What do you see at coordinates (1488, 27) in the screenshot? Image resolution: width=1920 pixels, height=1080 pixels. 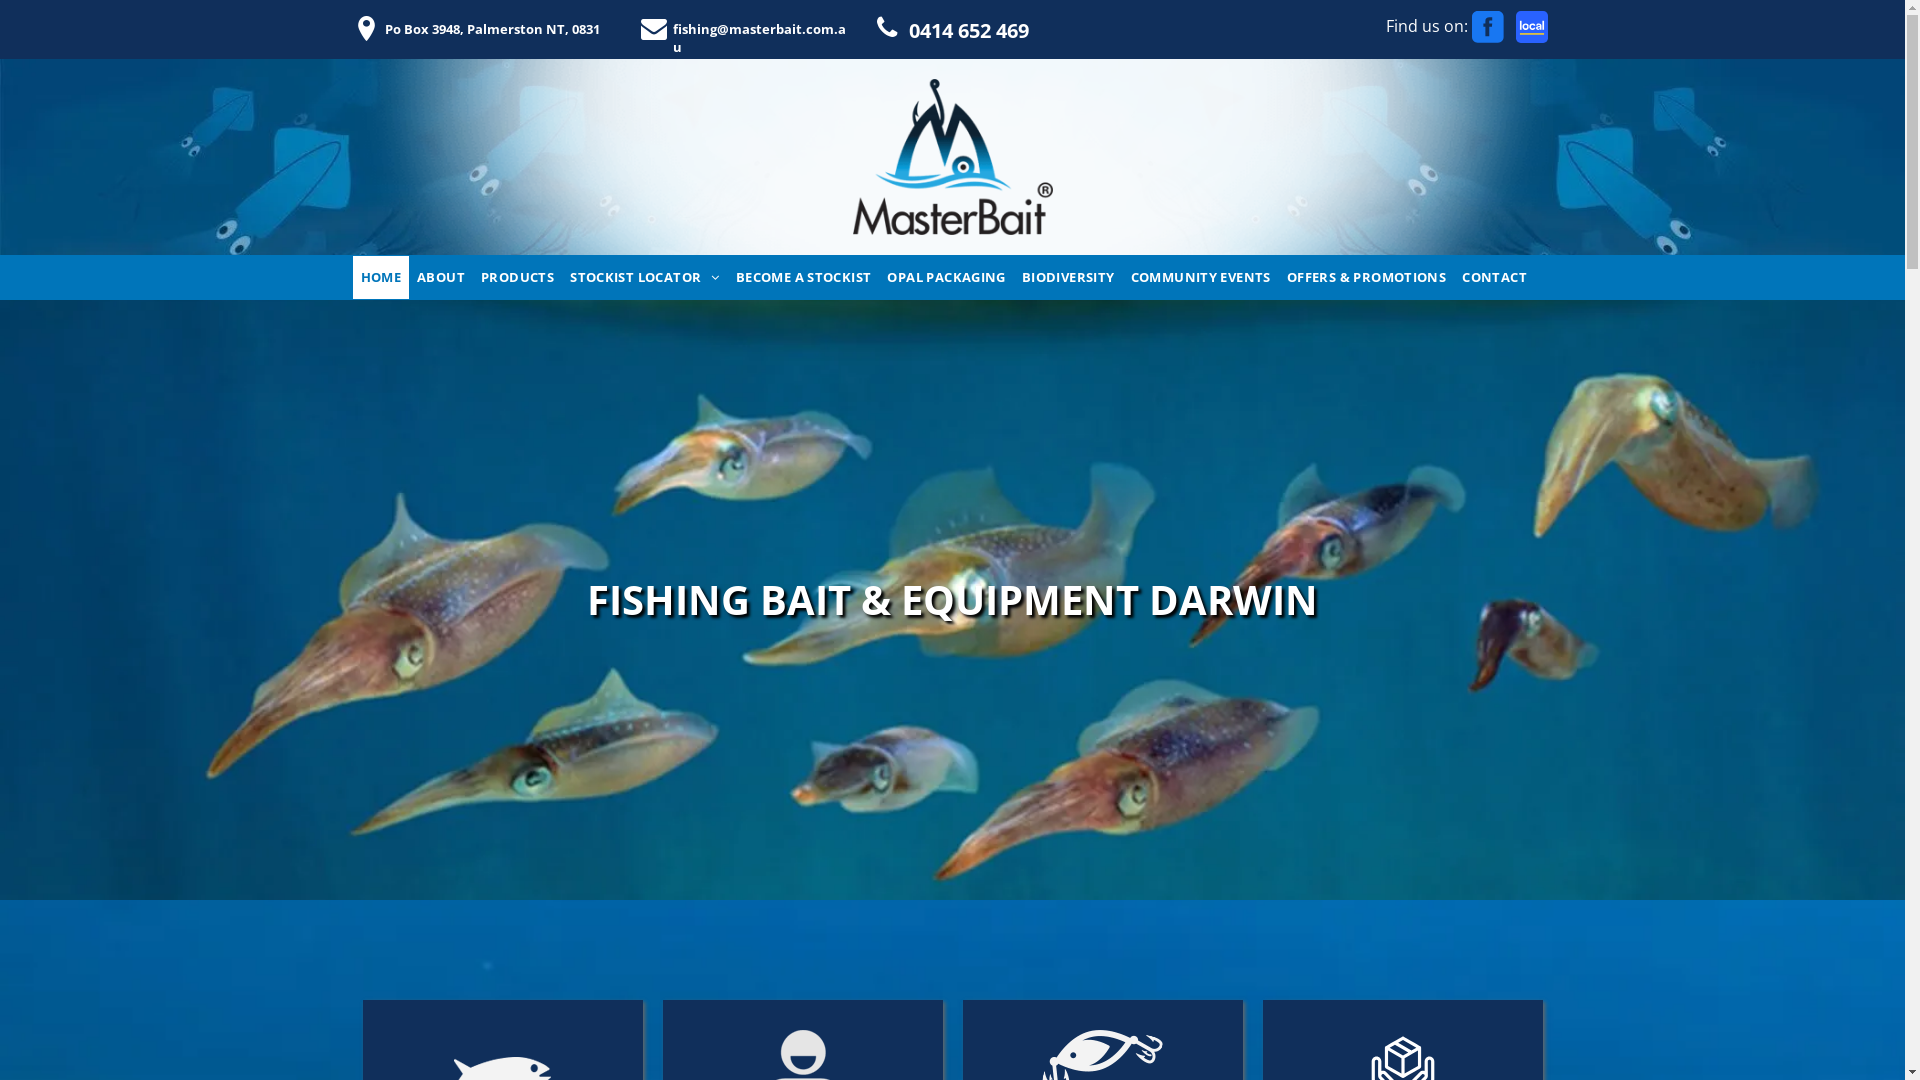 I see `'Find Us On Facebook'` at bounding box center [1488, 27].